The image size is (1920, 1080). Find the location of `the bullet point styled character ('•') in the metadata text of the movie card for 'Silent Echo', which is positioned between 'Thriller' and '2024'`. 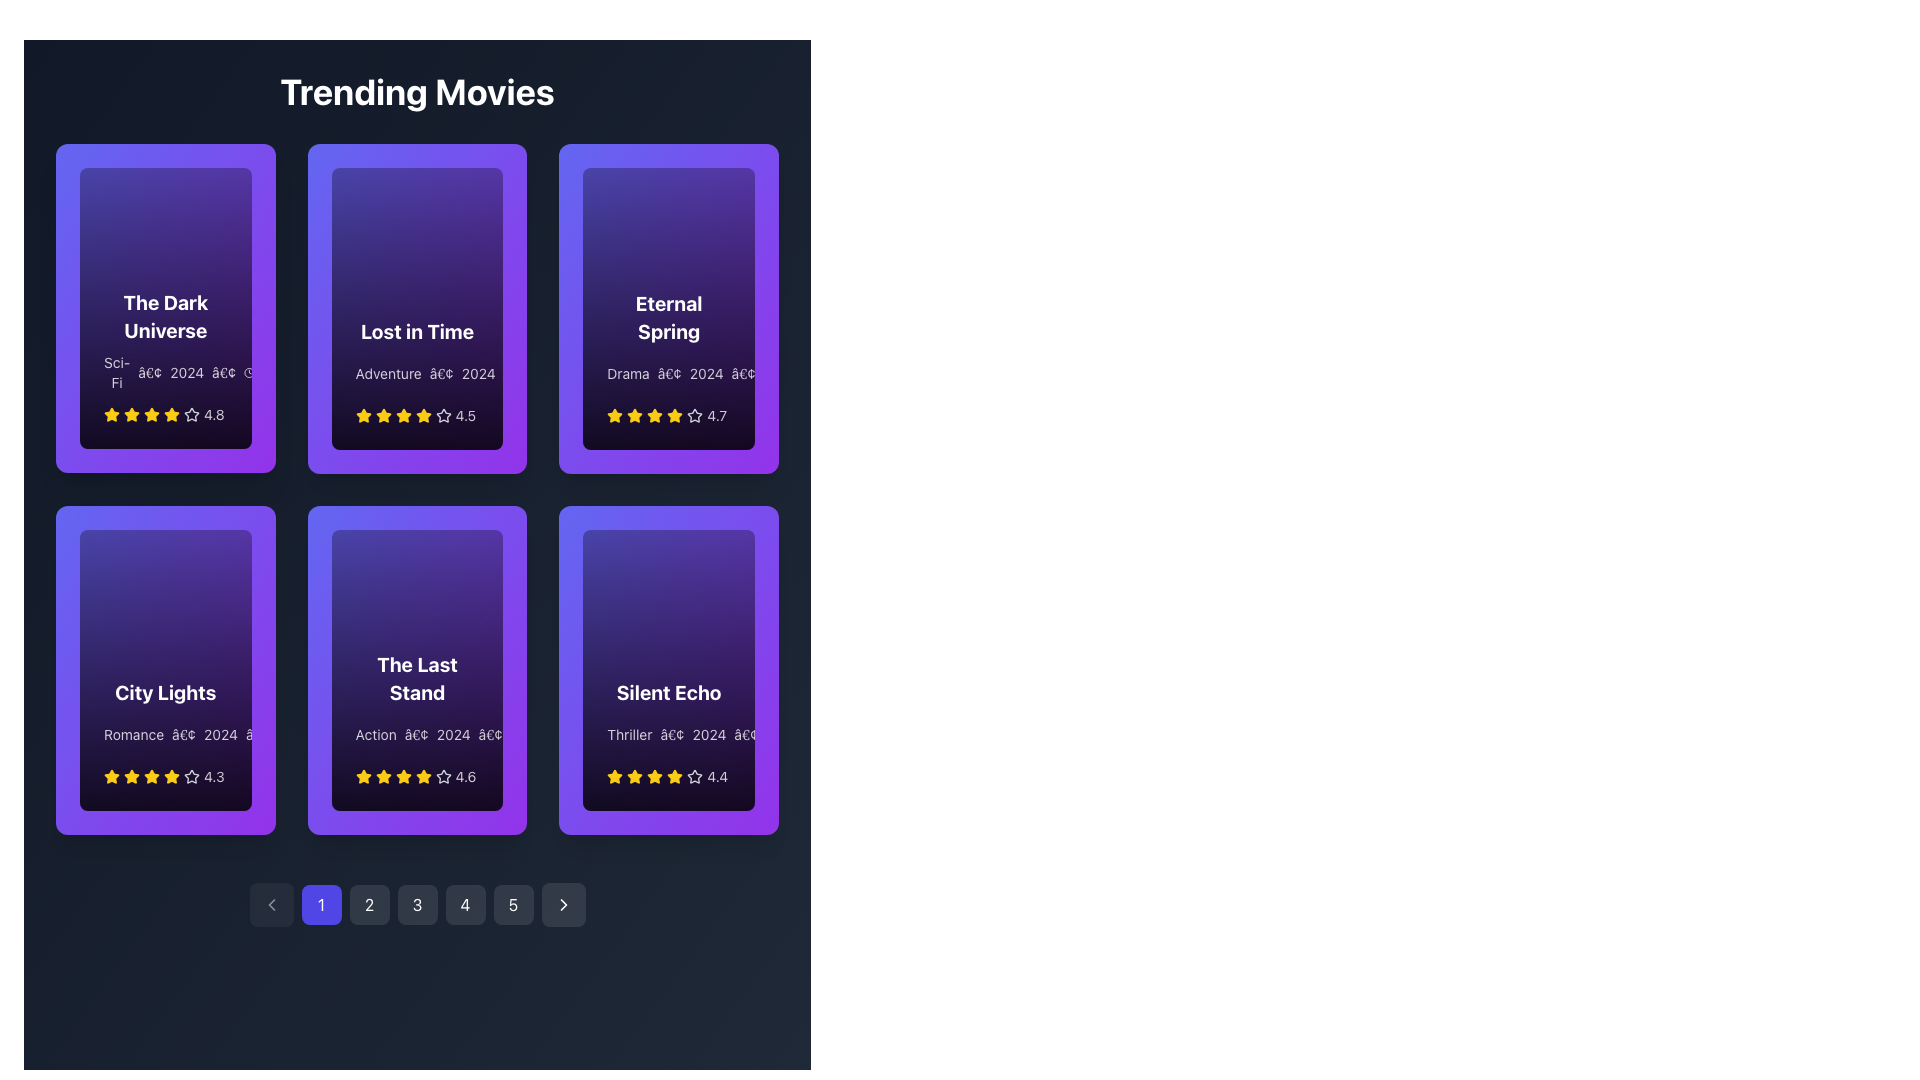

the bullet point styled character ('•') in the metadata text of the movie card for 'Silent Echo', which is positioned between 'Thriller' and '2024' is located at coordinates (672, 735).